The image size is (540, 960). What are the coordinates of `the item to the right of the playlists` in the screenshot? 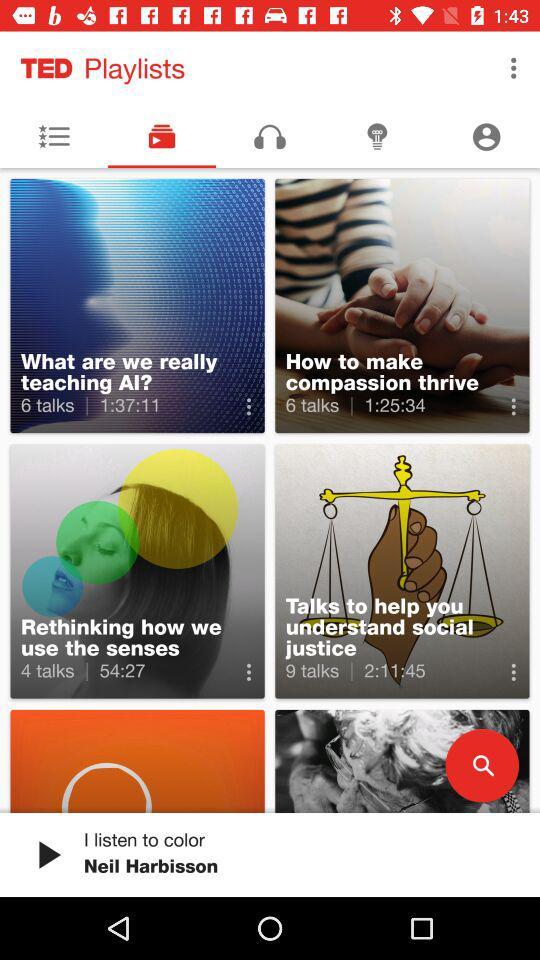 It's located at (513, 68).